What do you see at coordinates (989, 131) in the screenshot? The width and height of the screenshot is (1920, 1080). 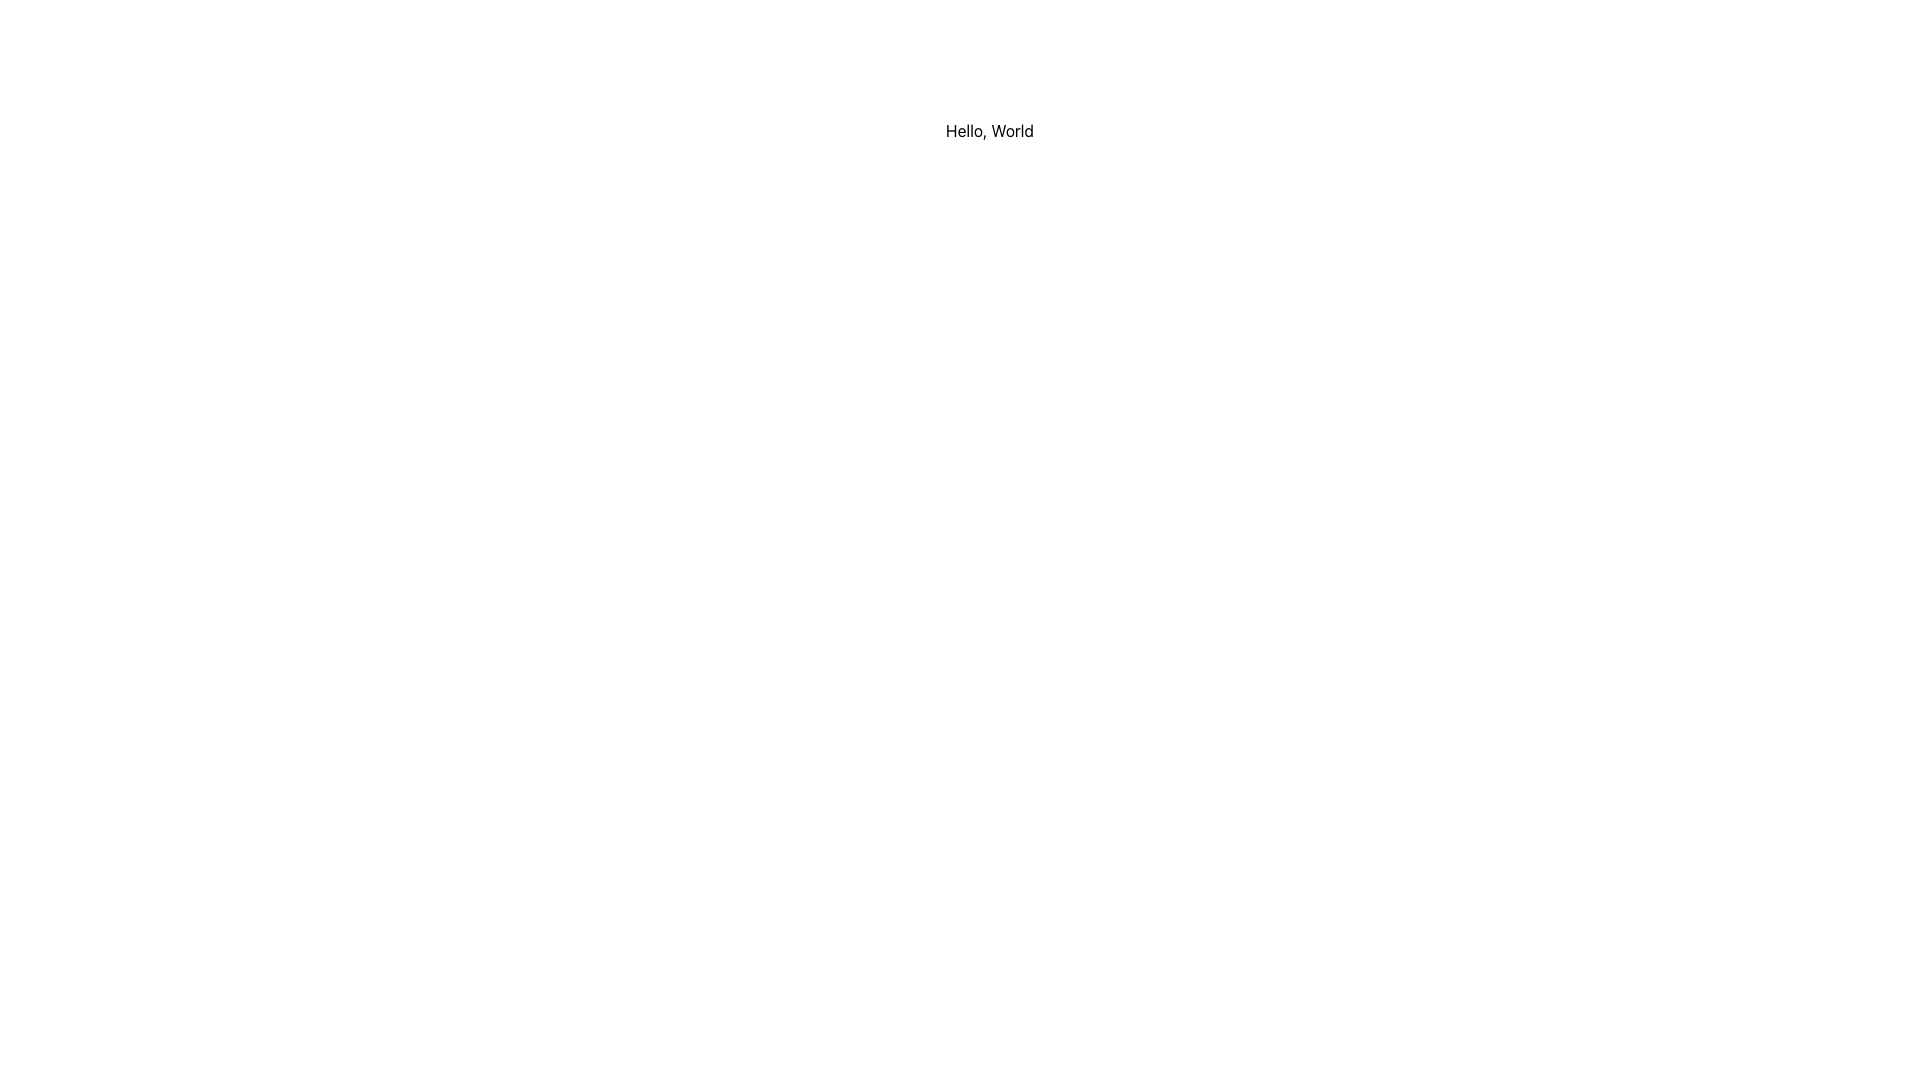 I see `the text label displaying 'Hello, World' located at the top center of the interface` at bounding box center [989, 131].